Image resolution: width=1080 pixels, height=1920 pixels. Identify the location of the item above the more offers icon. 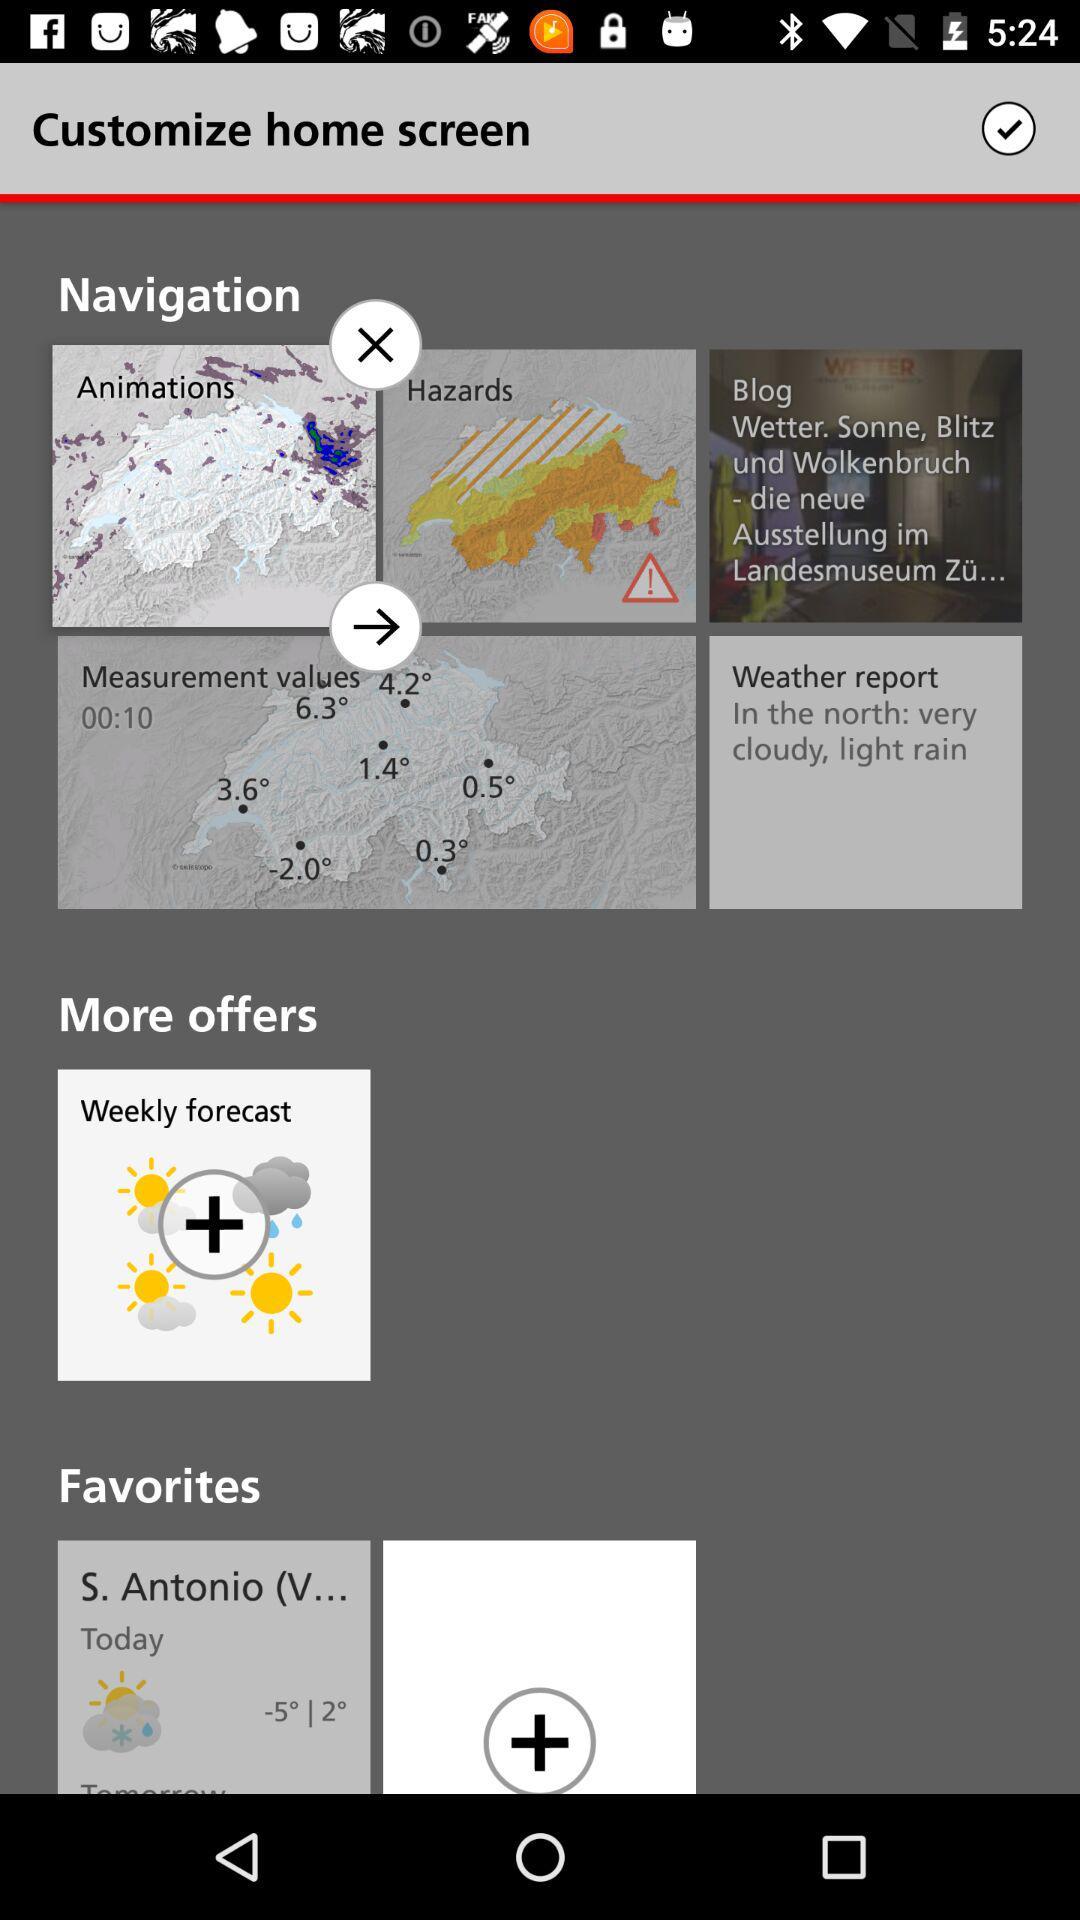
(374, 626).